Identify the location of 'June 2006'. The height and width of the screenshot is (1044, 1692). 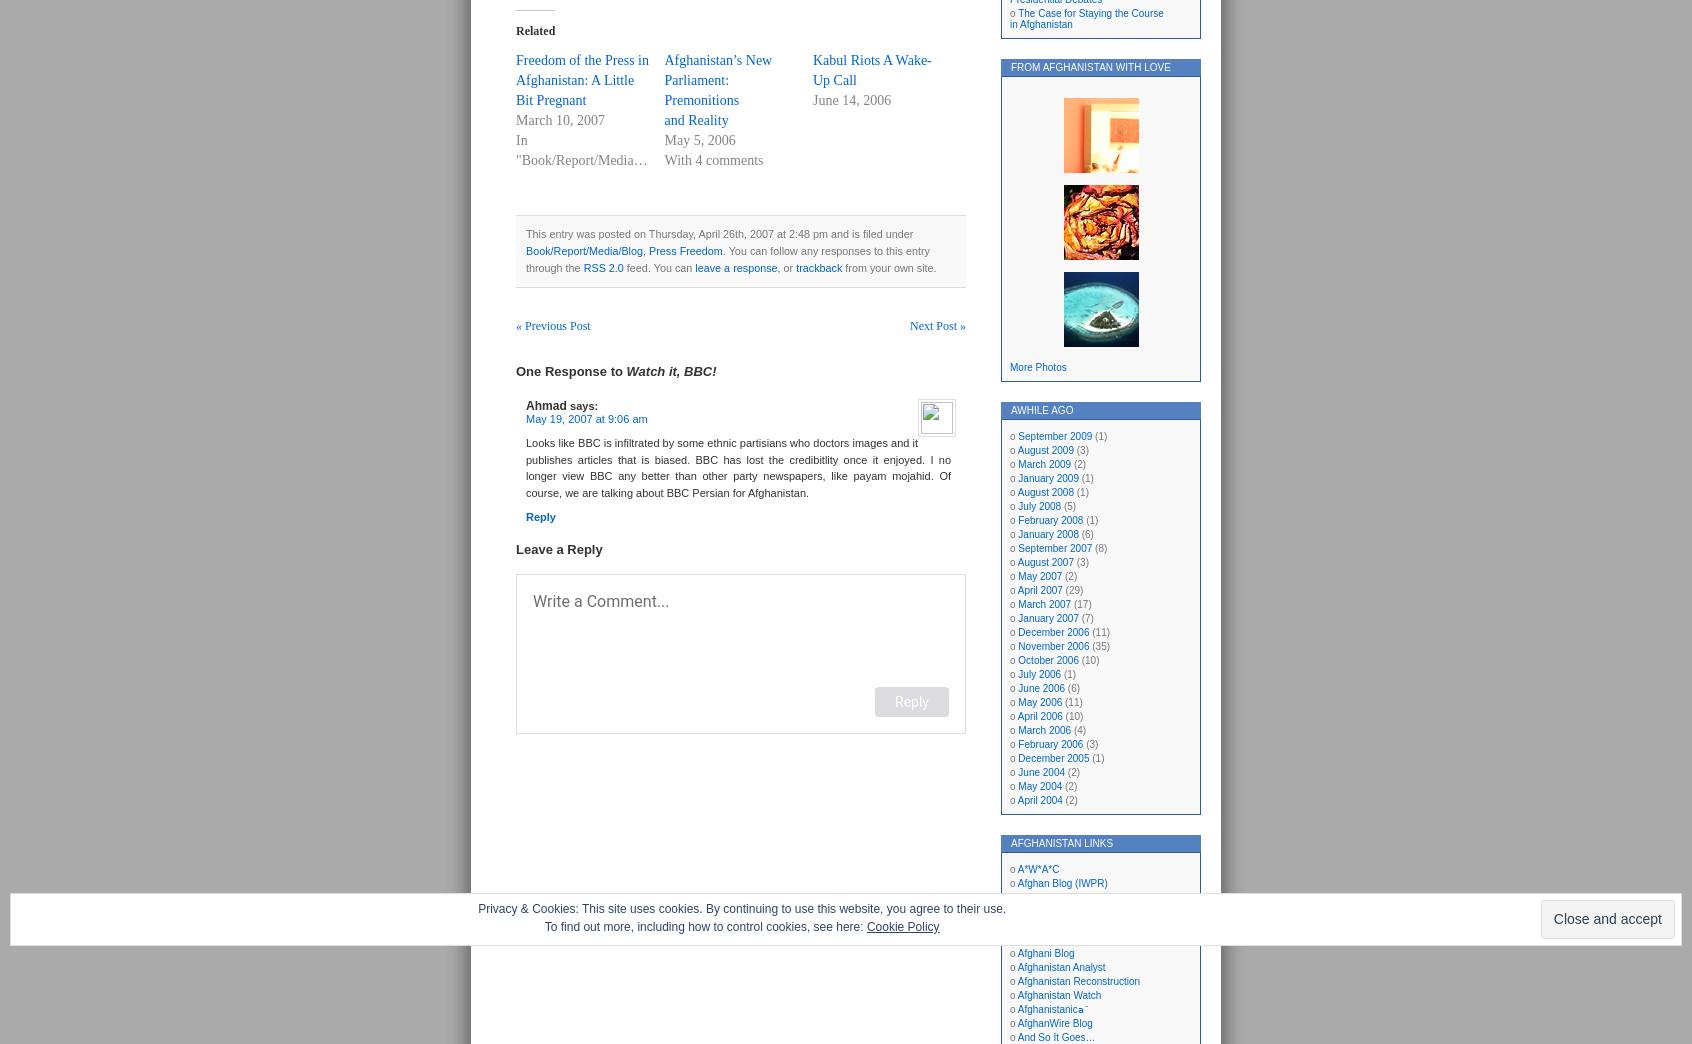
(1040, 687).